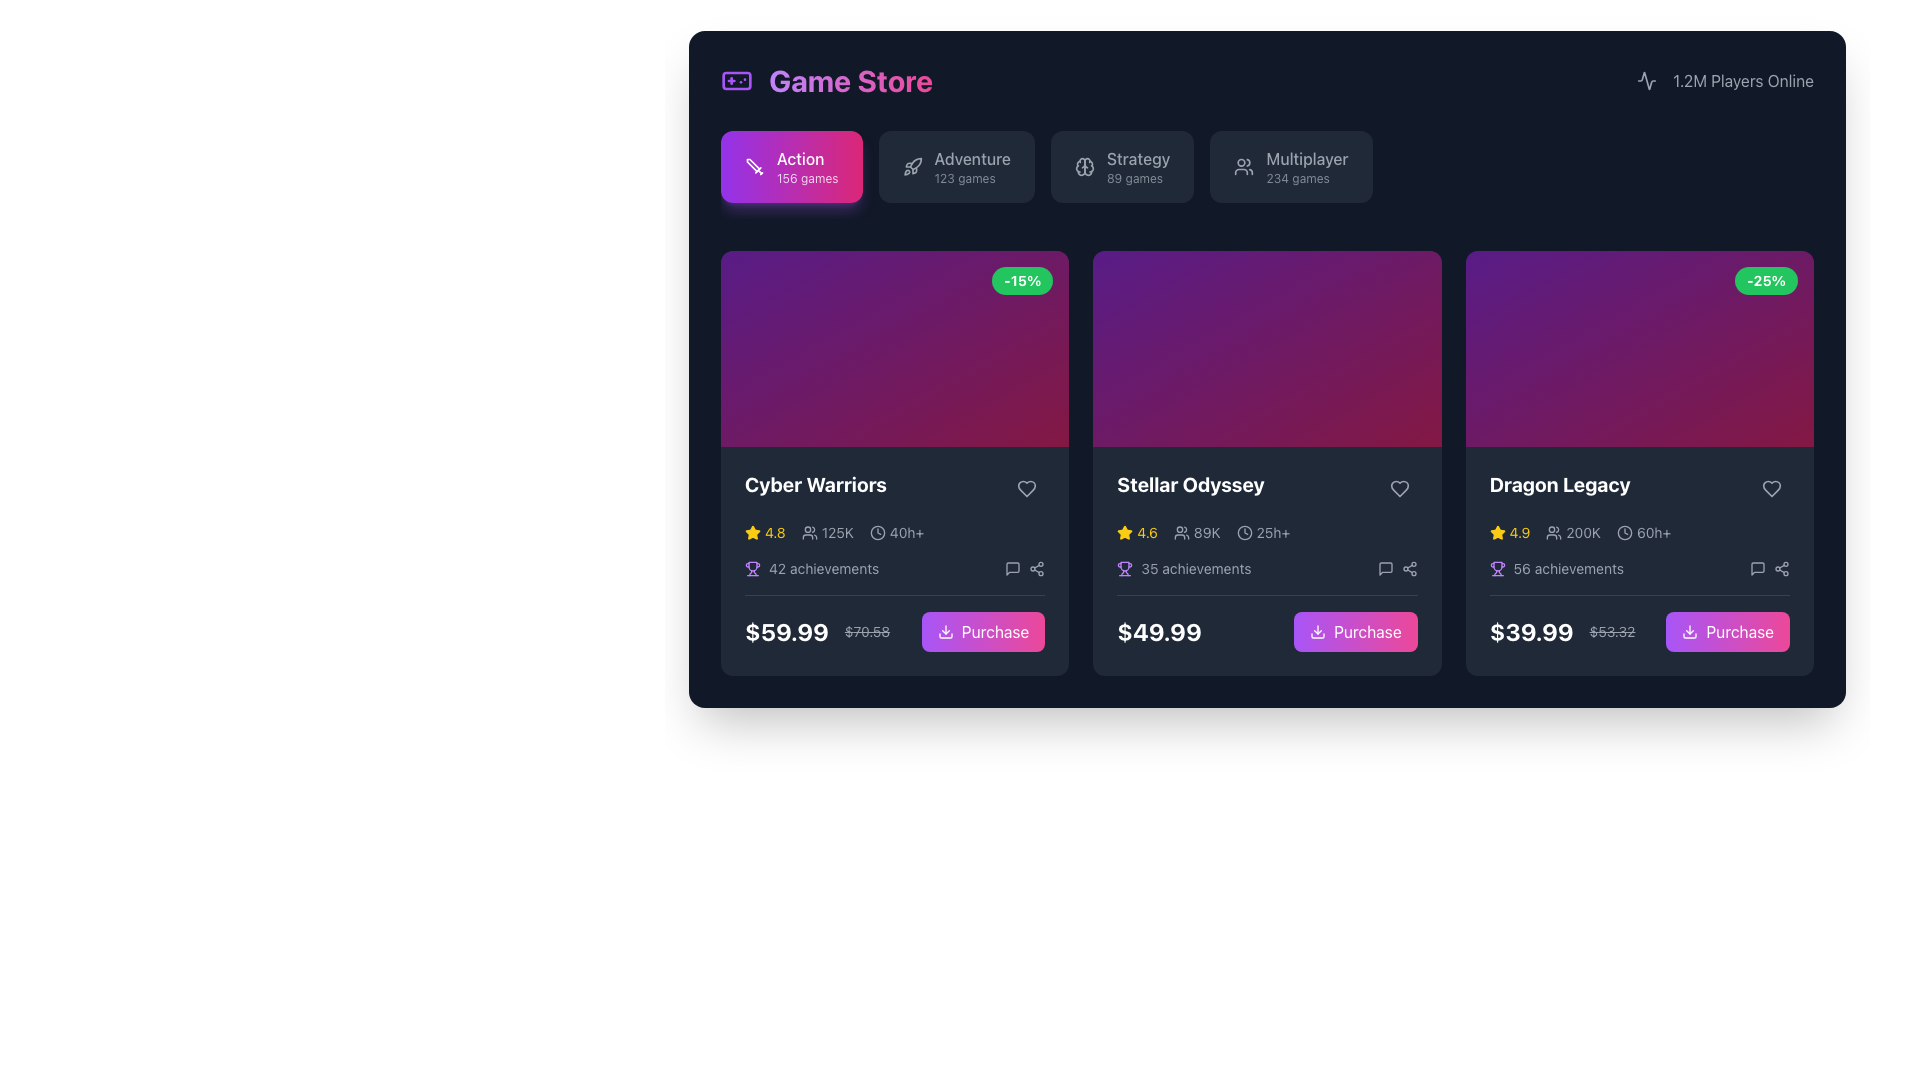  Describe the element at coordinates (1724, 80) in the screenshot. I see `the text-based indicator with an icon that shows the number of players currently online, located on the far right of the top navigation area next to the 'Game Store' title` at that location.